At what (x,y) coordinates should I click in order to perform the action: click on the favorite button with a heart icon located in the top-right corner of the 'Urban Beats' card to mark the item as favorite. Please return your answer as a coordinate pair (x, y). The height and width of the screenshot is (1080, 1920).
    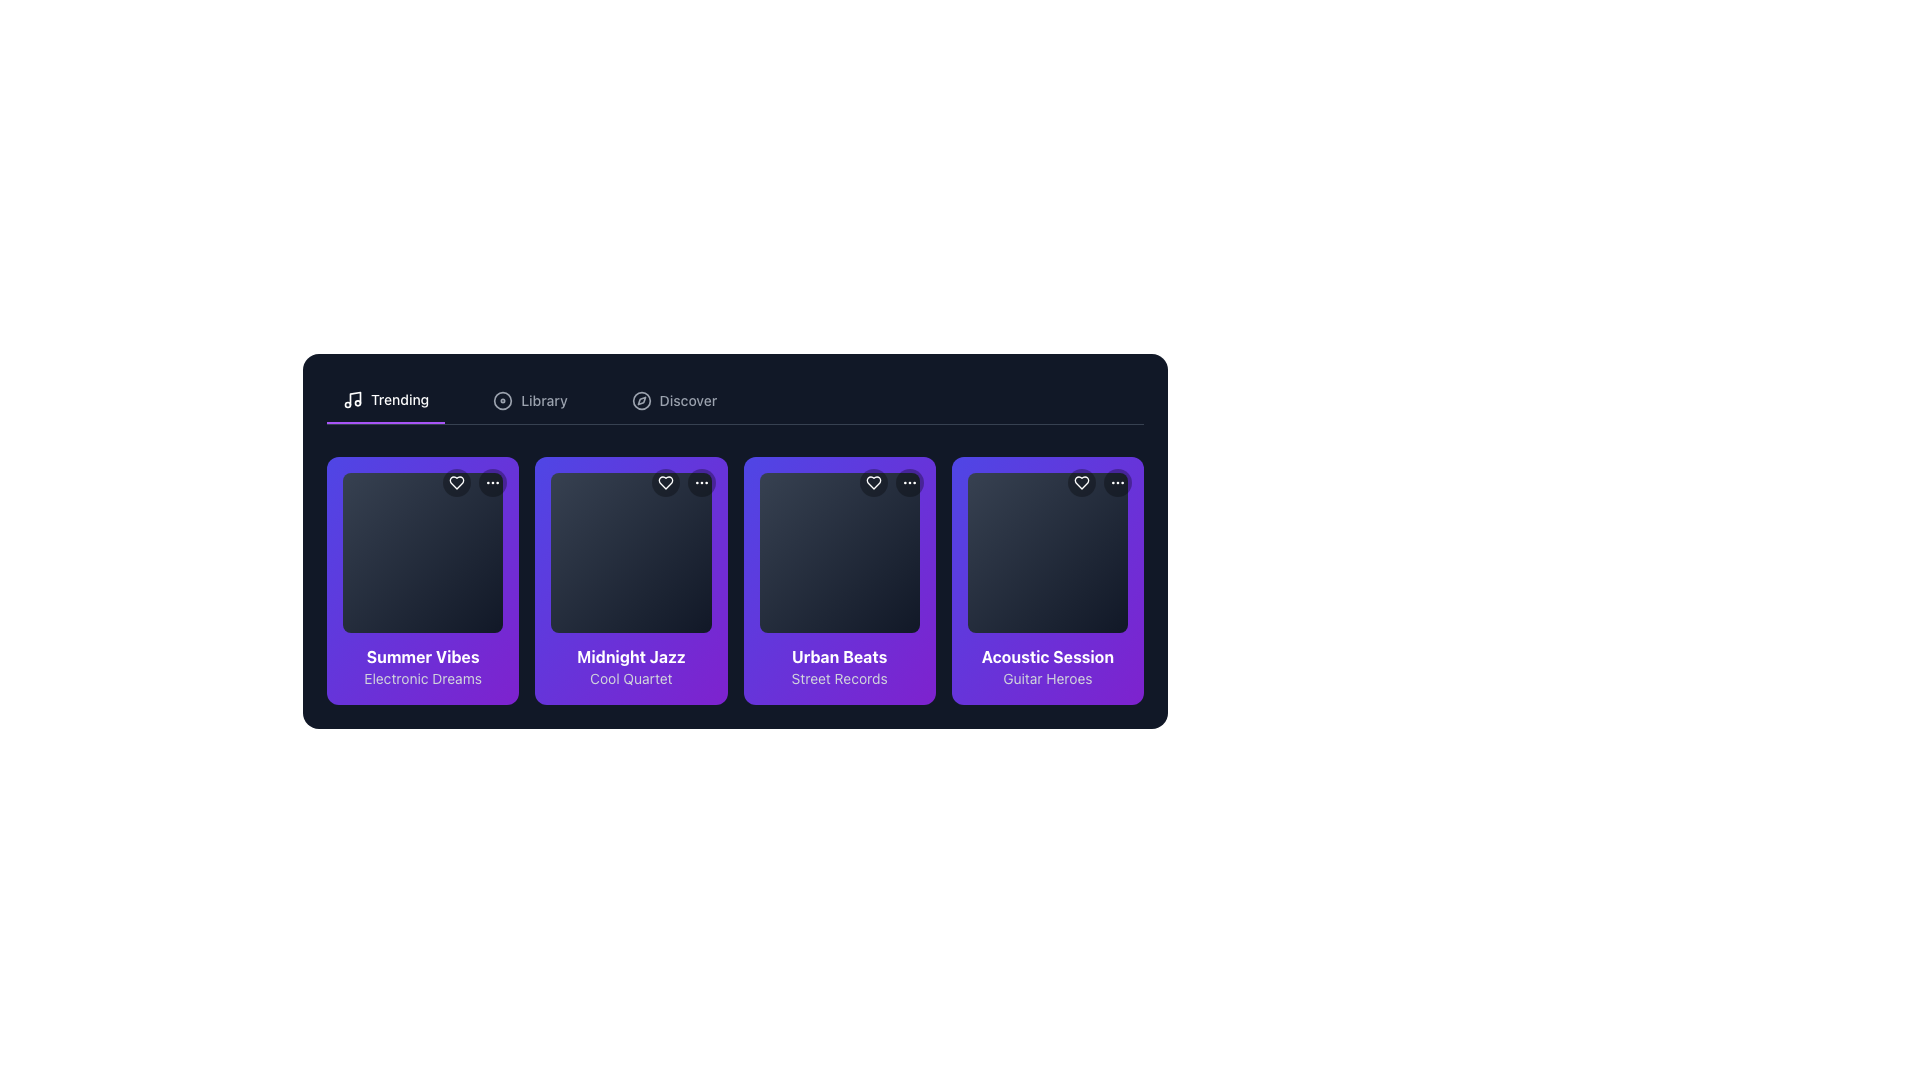
    Looking at the image, I should click on (873, 482).